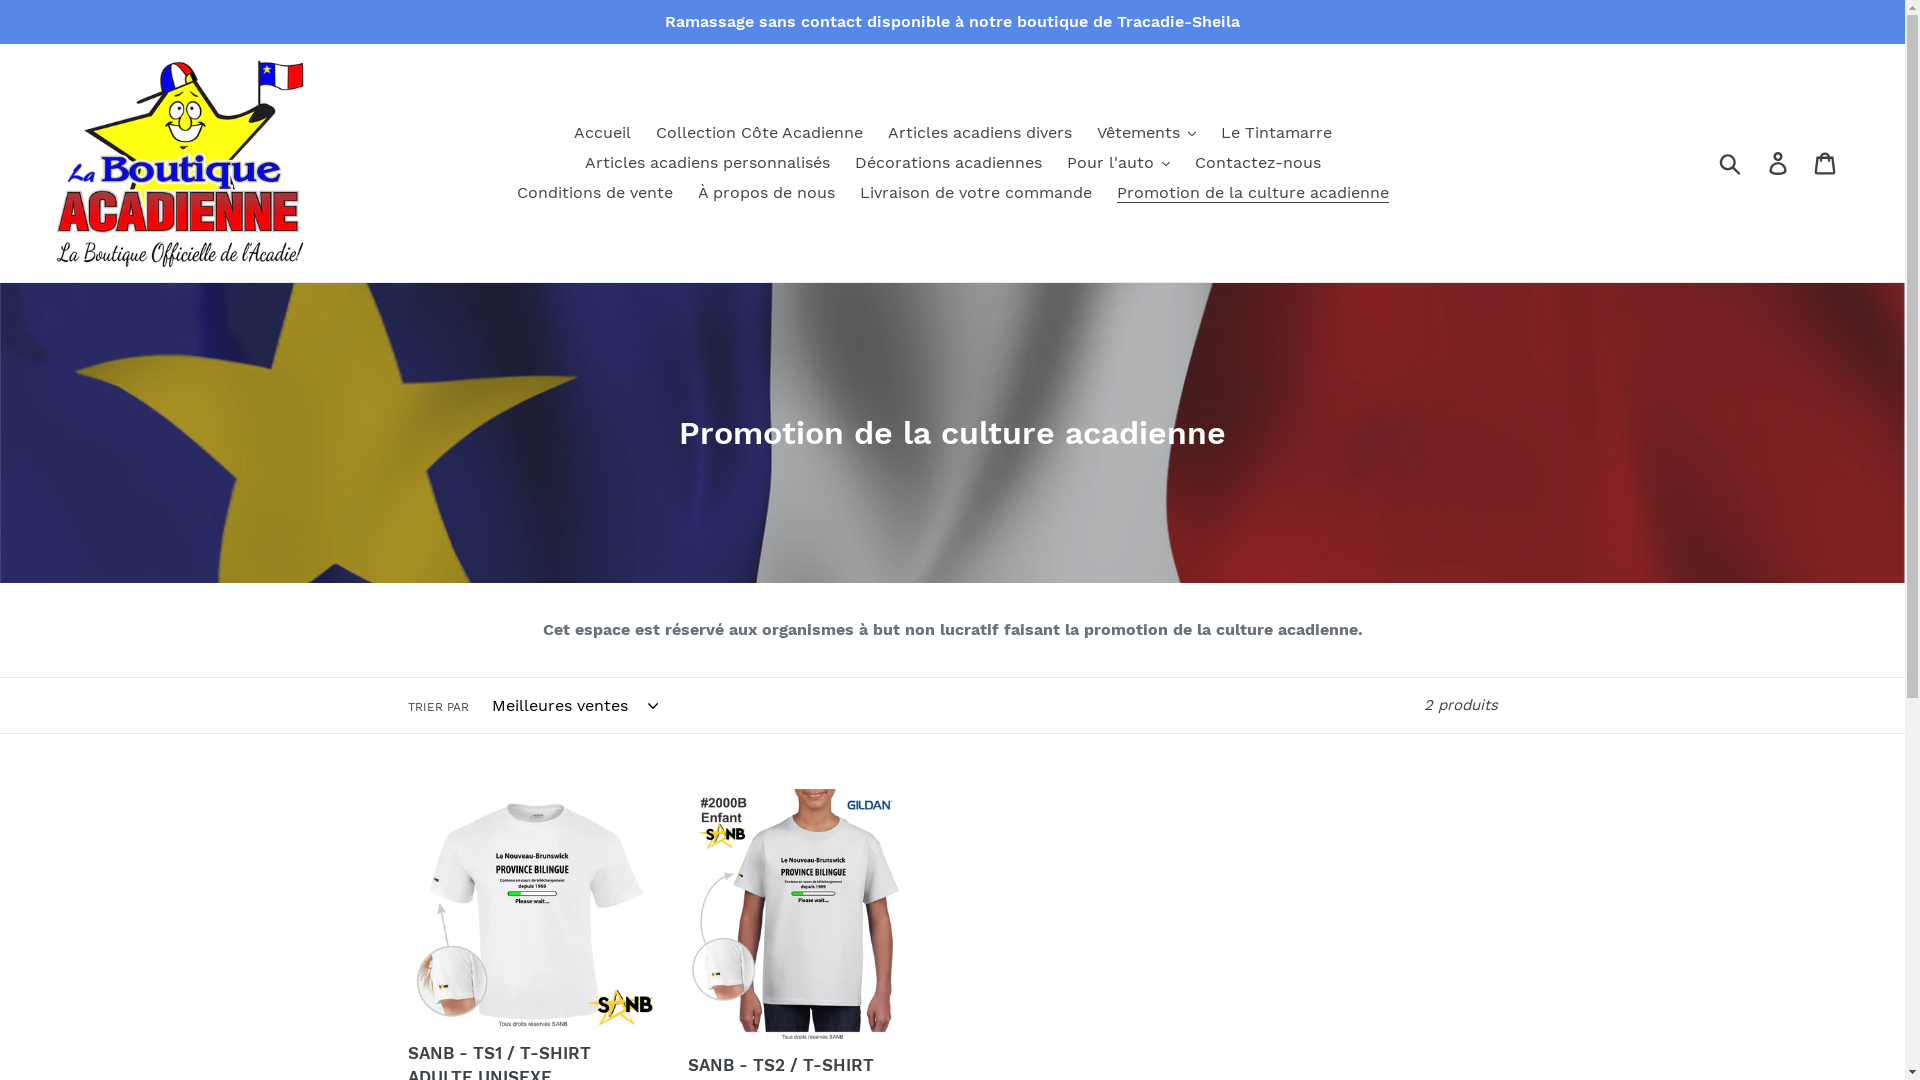 This screenshot has width=1920, height=1080. What do you see at coordinates (1208, 132) in the screenshot?
I see `'Le Tintamarre'` at bounding box center [1208, 132].